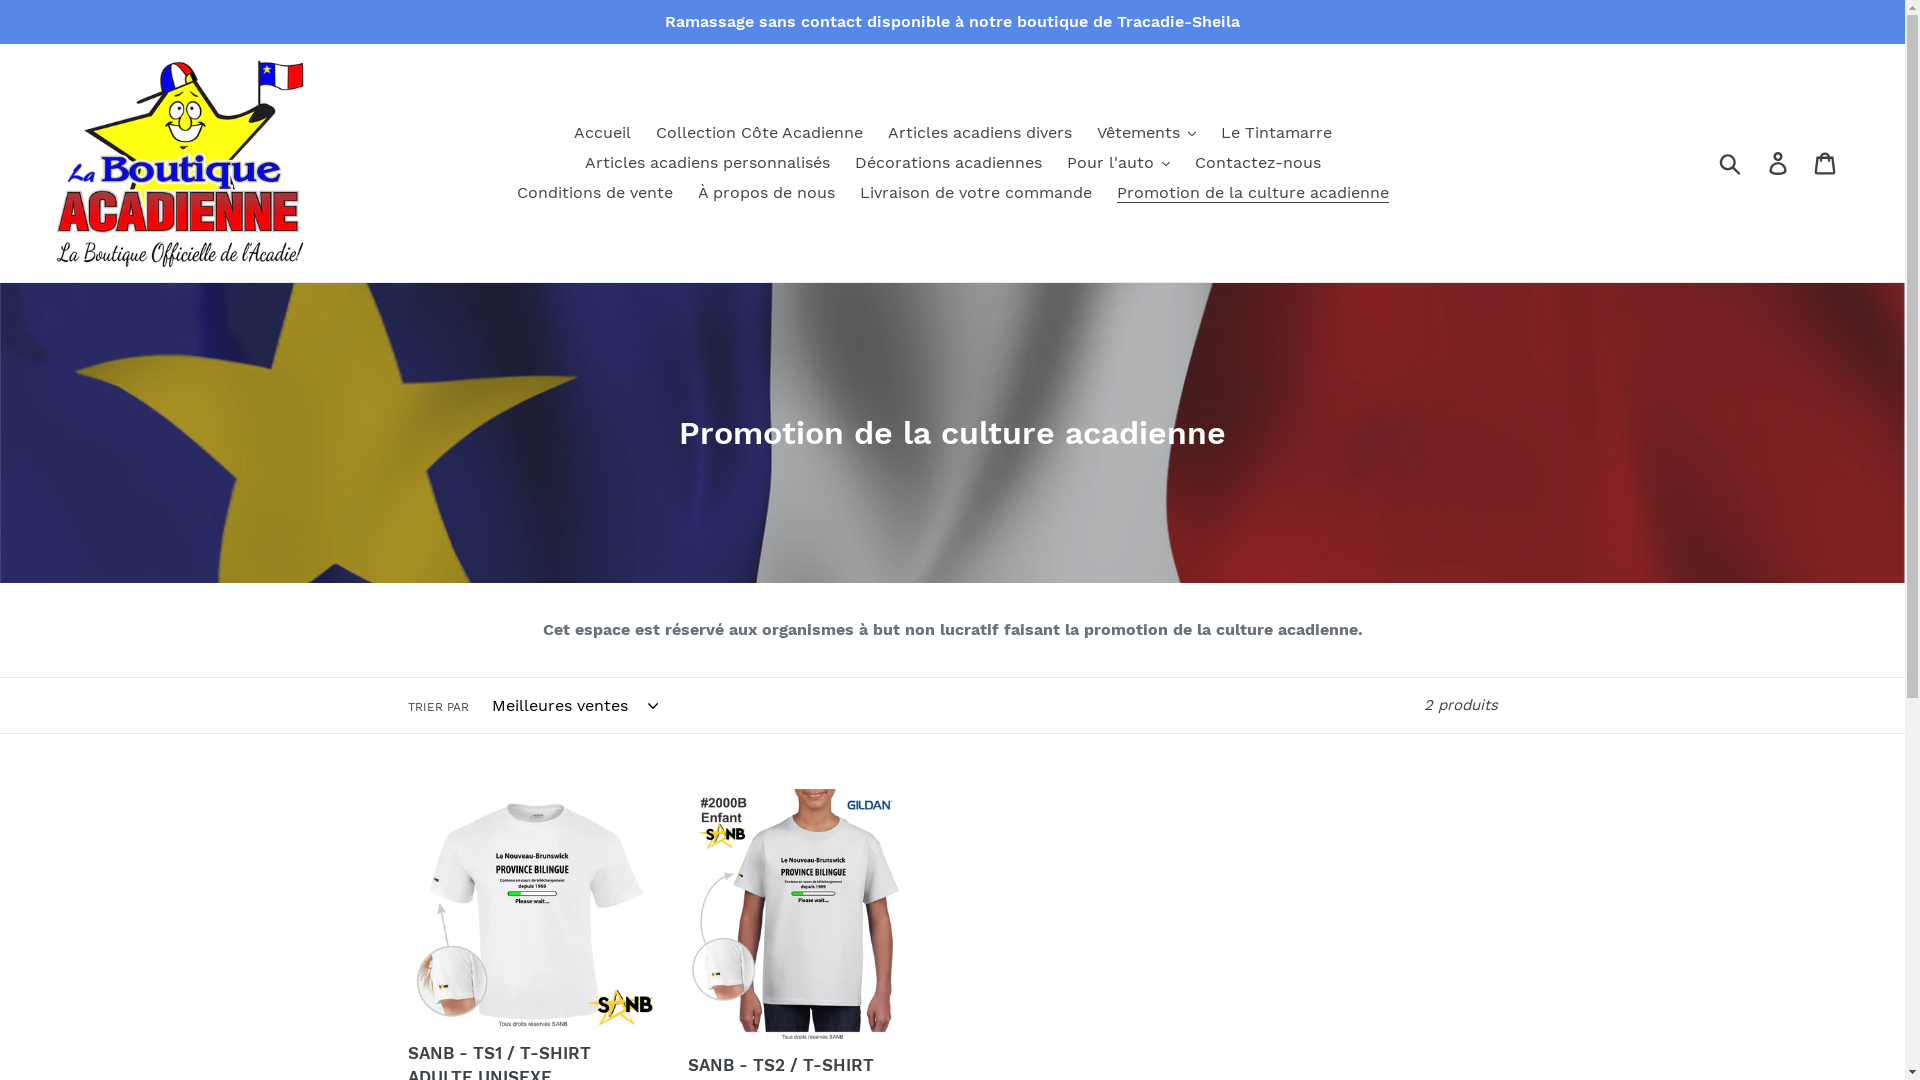 This screenshot has width=1920, height=1080. What do you see at coordinates (1208, 132) in the screenshot?
I see `'Le Tintamarre'` at bounding box center [1208, 132].